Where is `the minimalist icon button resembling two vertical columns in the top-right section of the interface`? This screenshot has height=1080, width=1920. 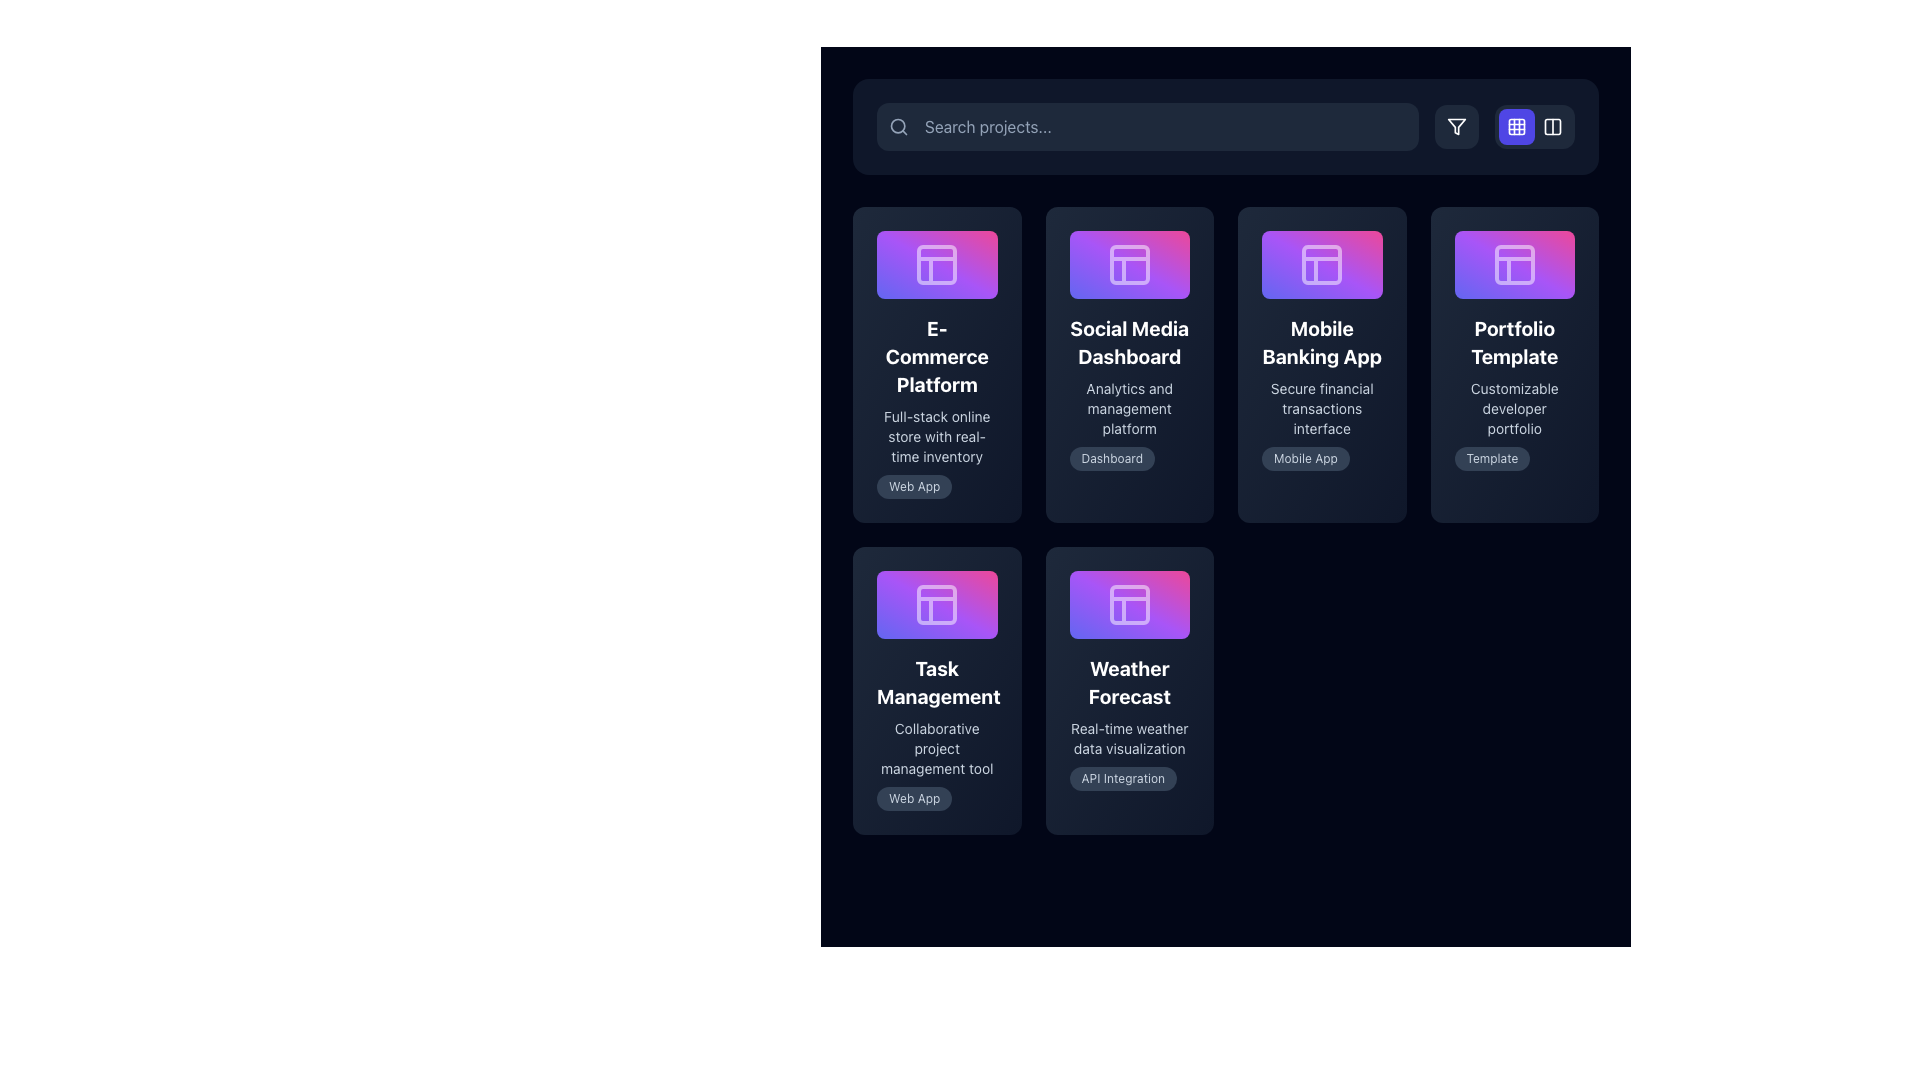
the minimalist icon button resembling two vertical columns in the top-right section of the interface is located at coordinates (1552, 127).